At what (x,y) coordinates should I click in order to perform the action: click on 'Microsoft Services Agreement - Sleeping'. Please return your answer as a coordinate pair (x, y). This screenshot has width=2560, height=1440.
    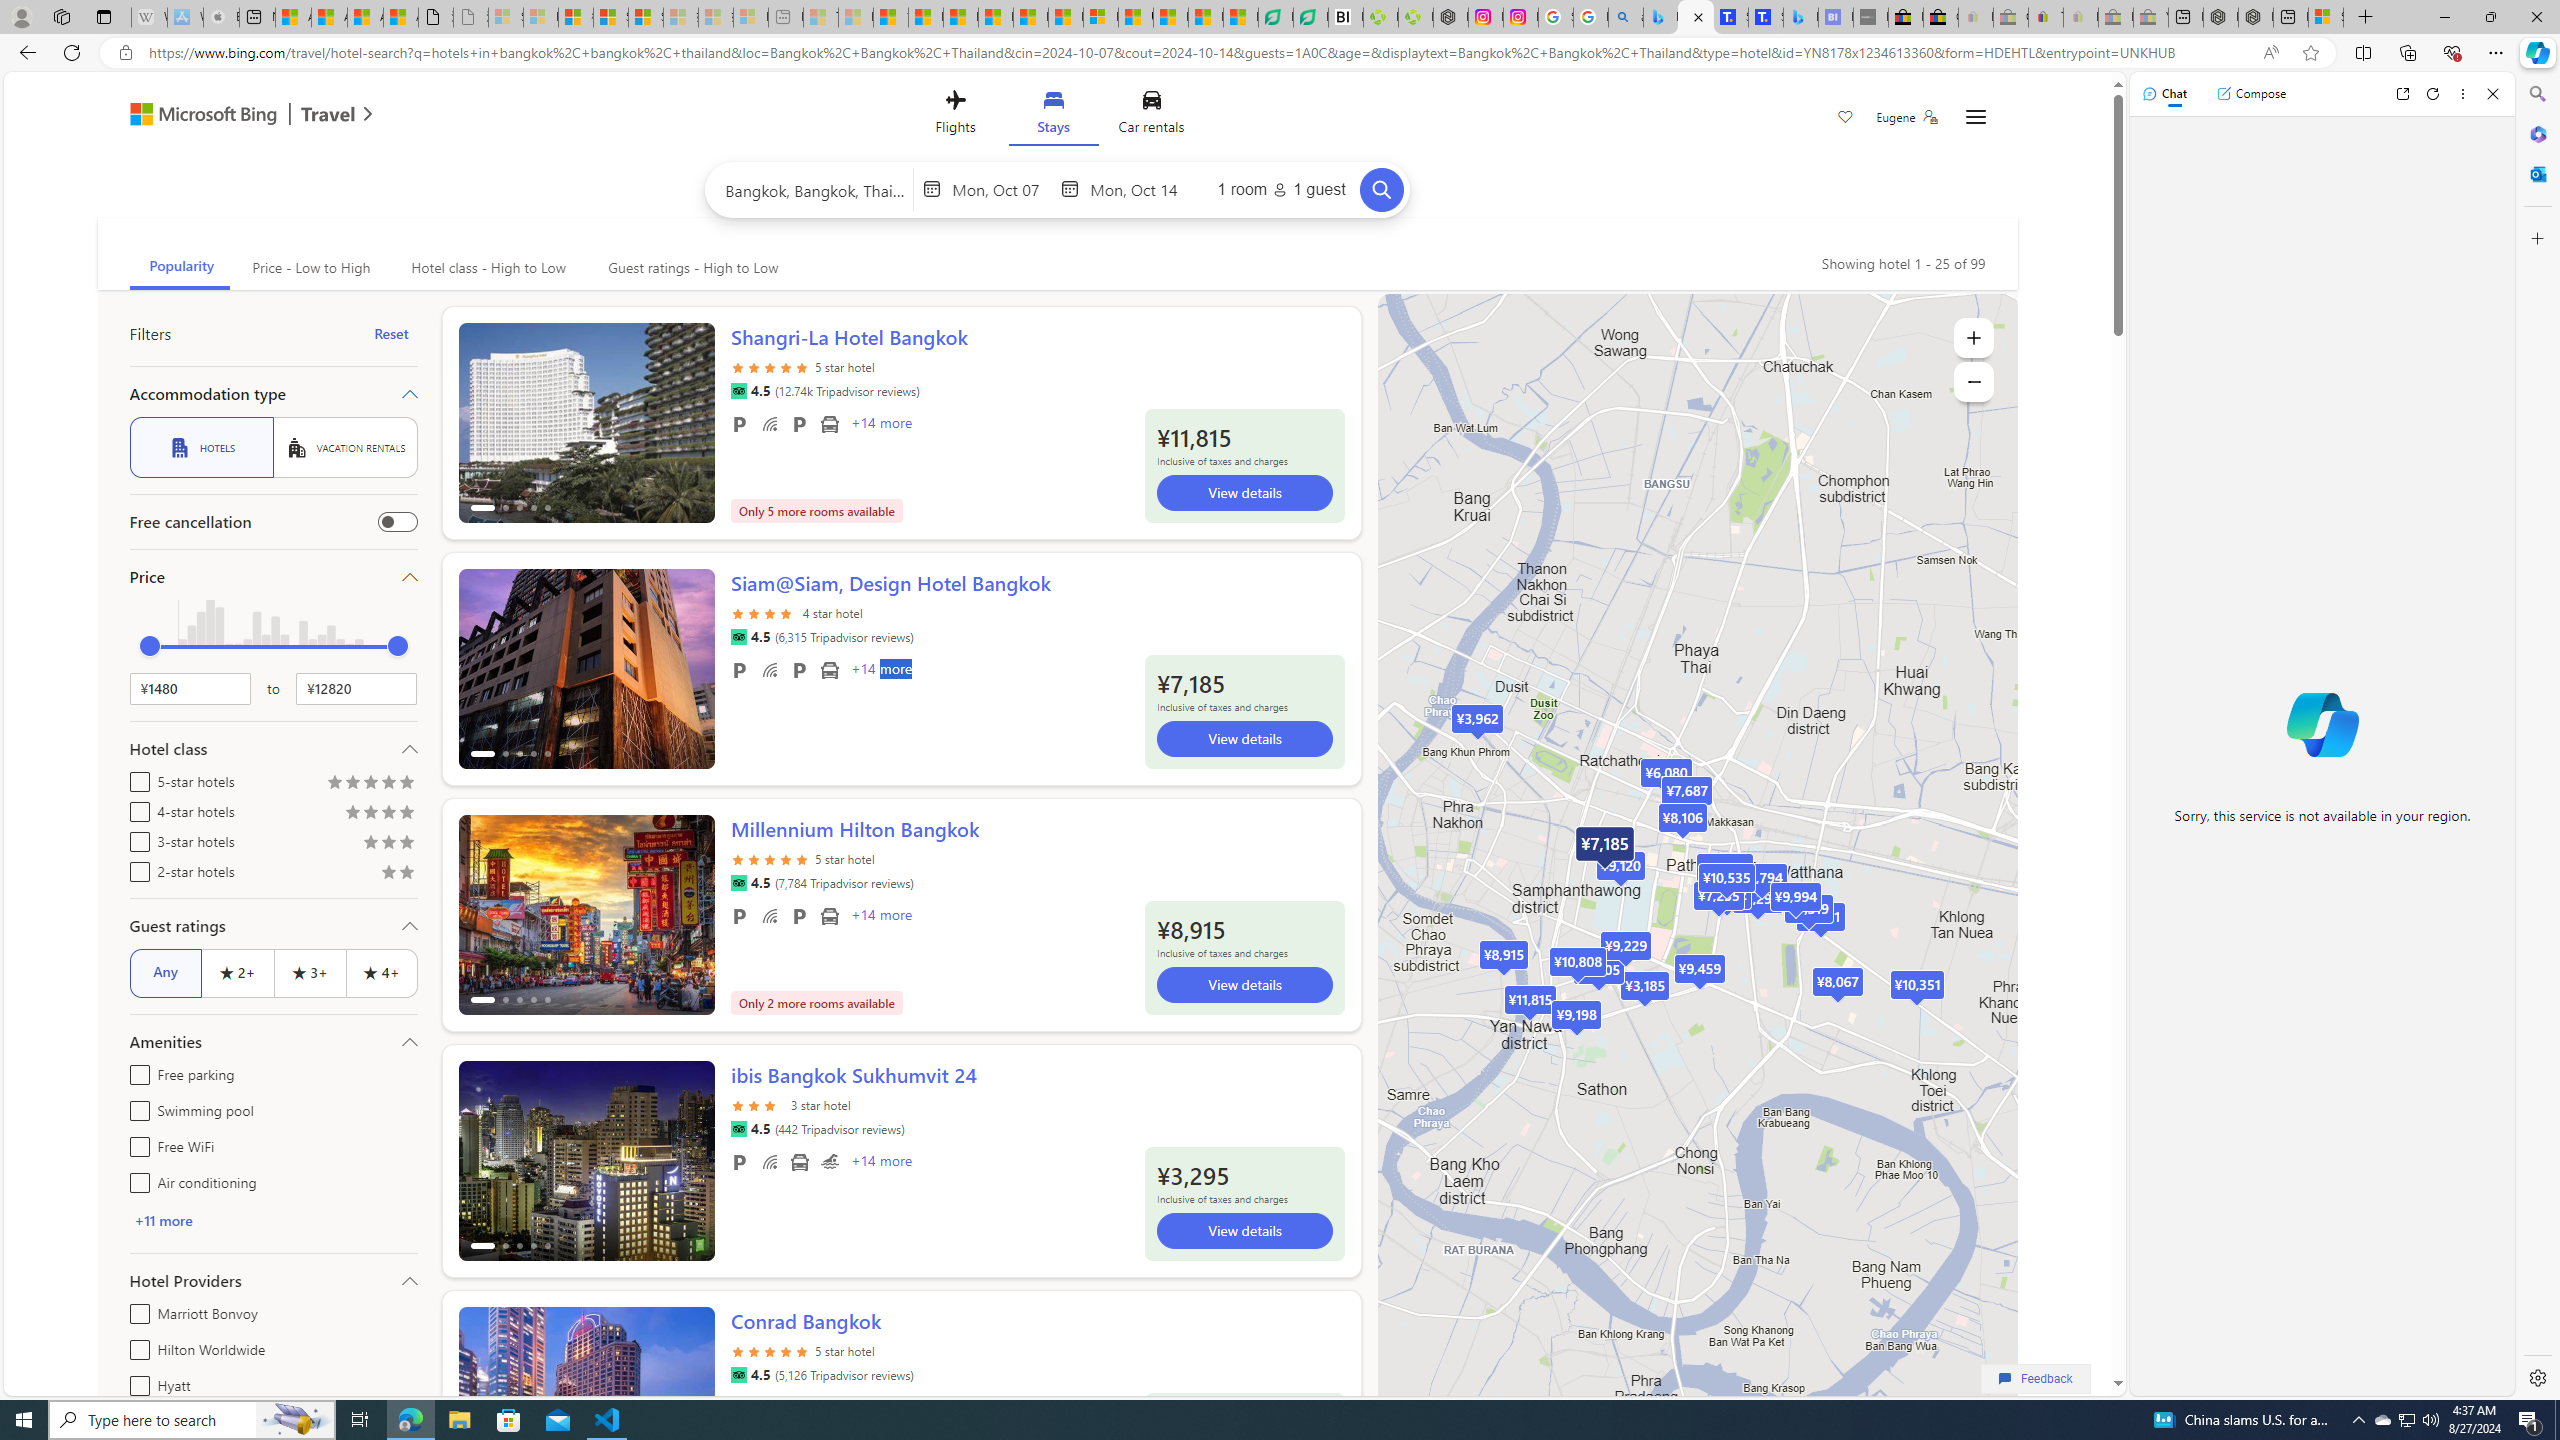
    Looking at the image, I should click on (539, 16).